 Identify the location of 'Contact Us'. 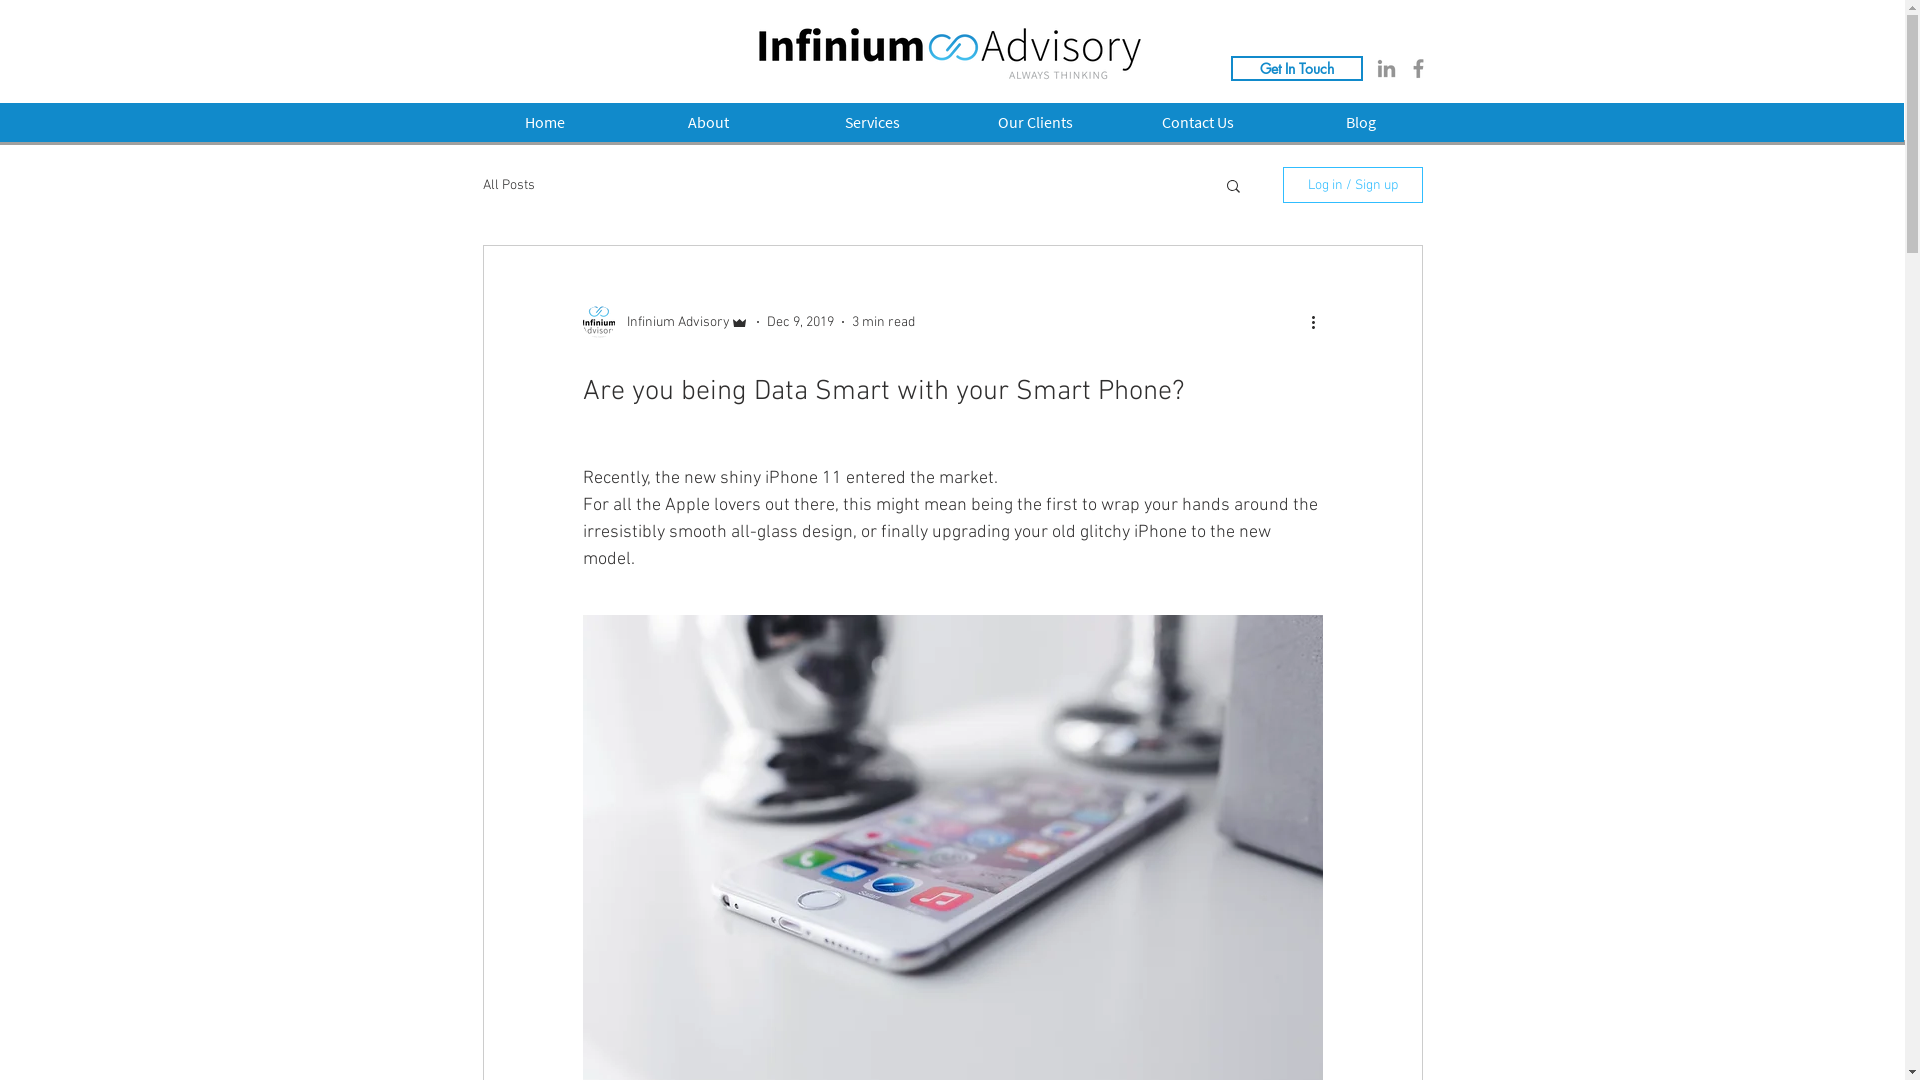
(1197, 122).